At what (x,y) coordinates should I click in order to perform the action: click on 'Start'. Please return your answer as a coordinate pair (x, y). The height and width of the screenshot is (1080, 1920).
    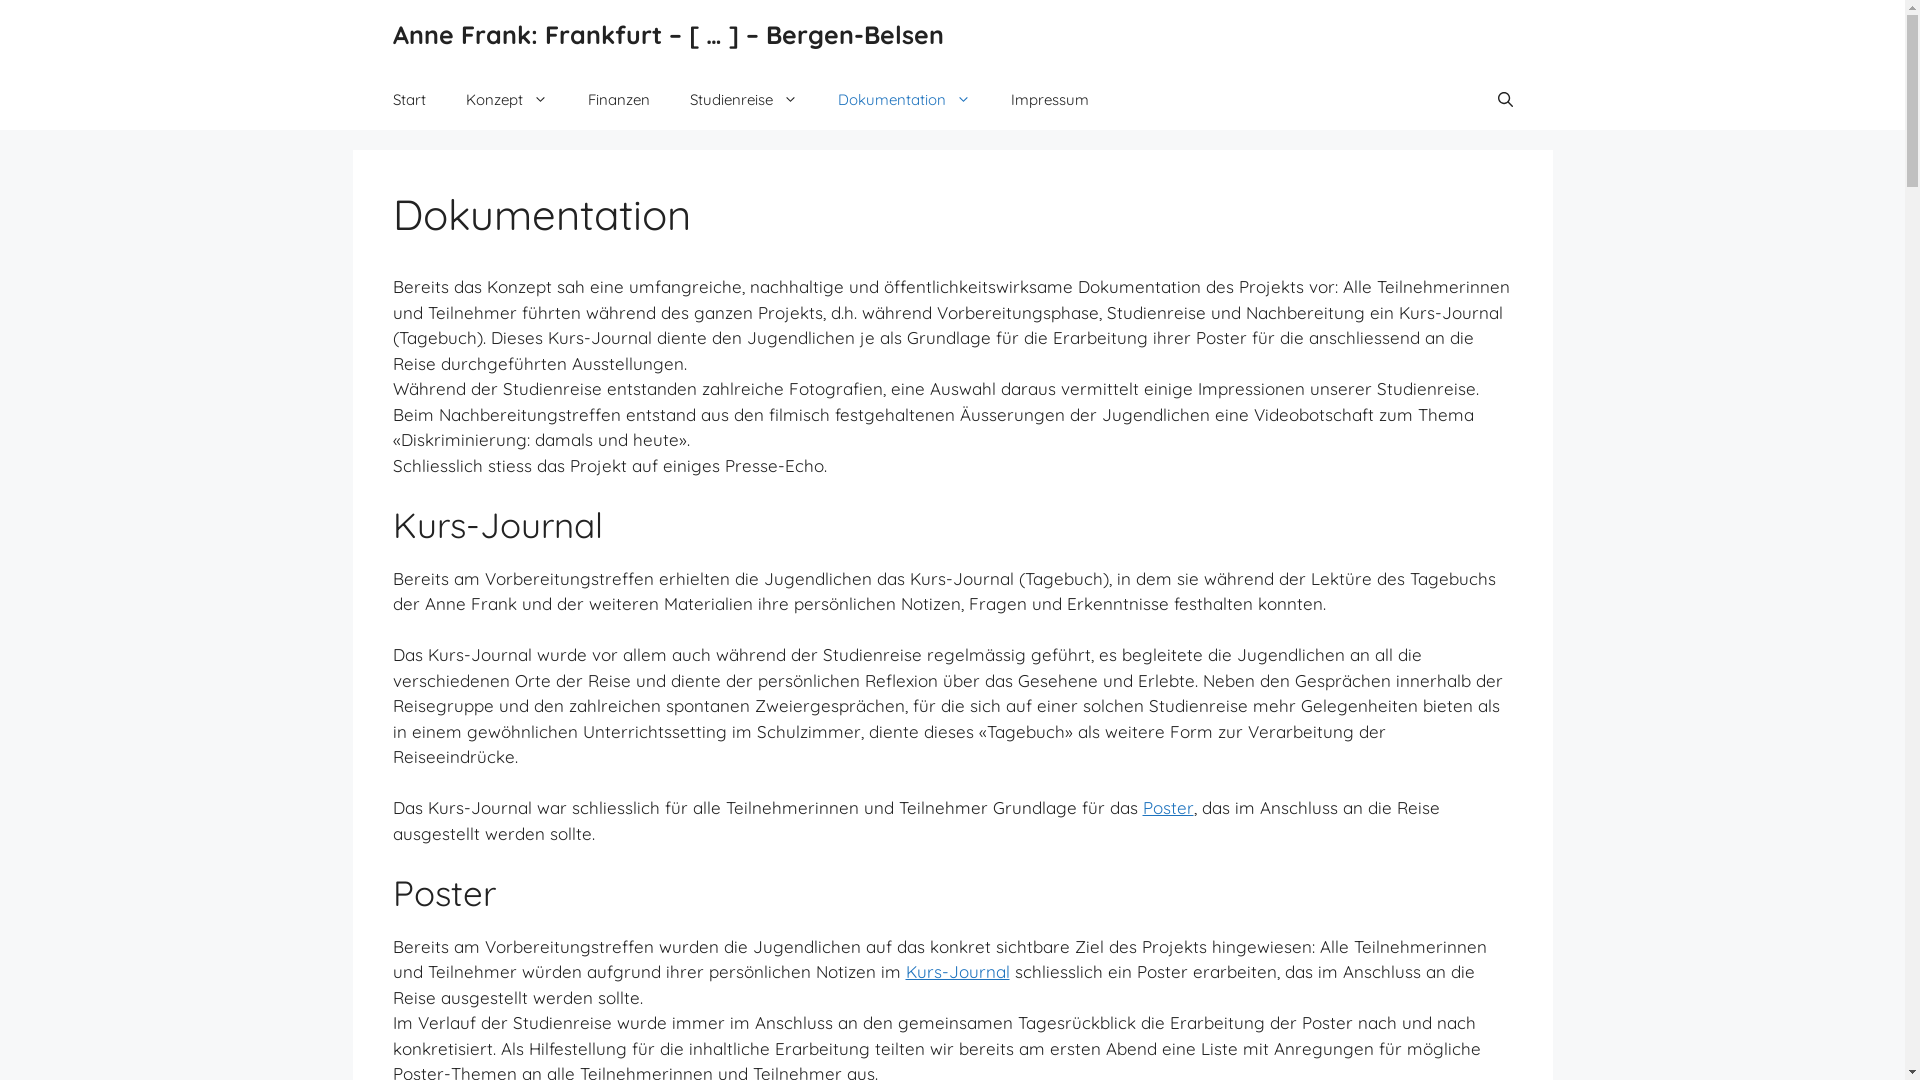
    Looking at the image, I should click on (407, 100).